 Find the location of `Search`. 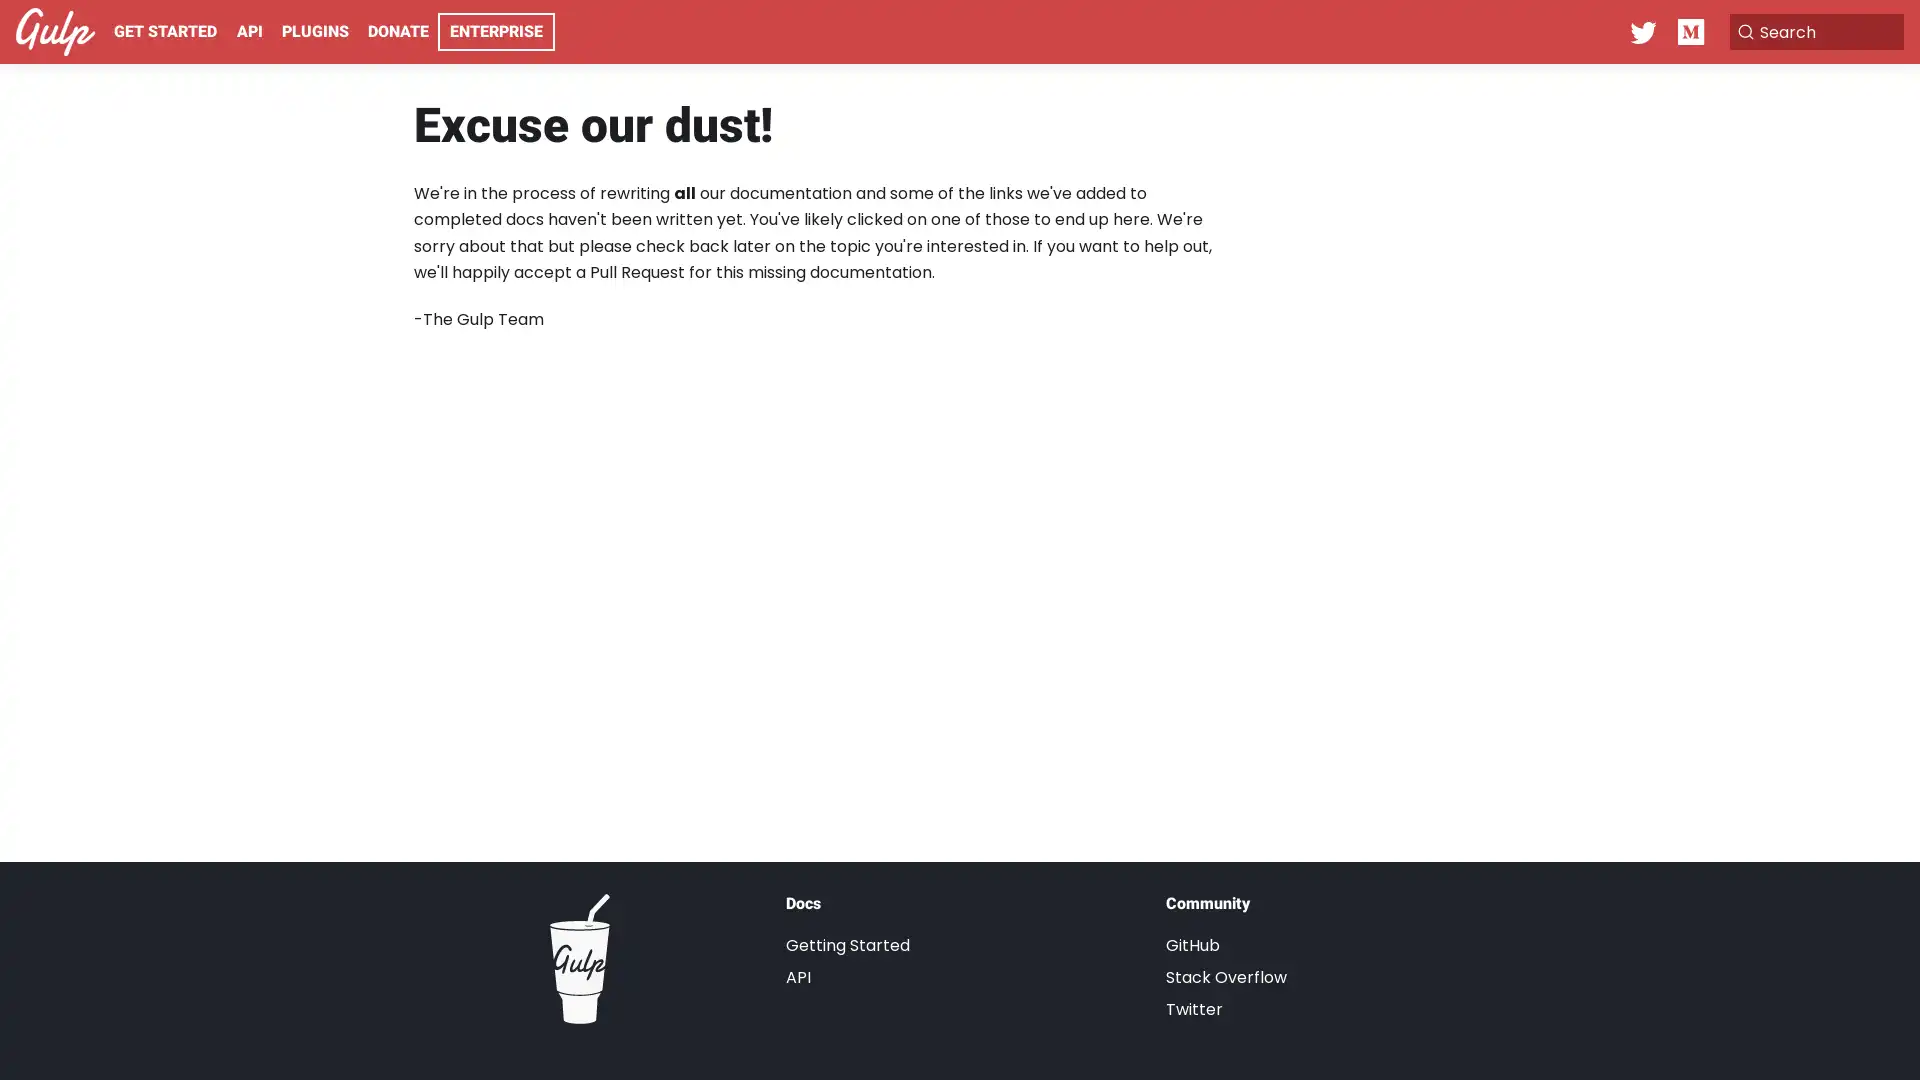

Search is located at coordinates (1804, 31).